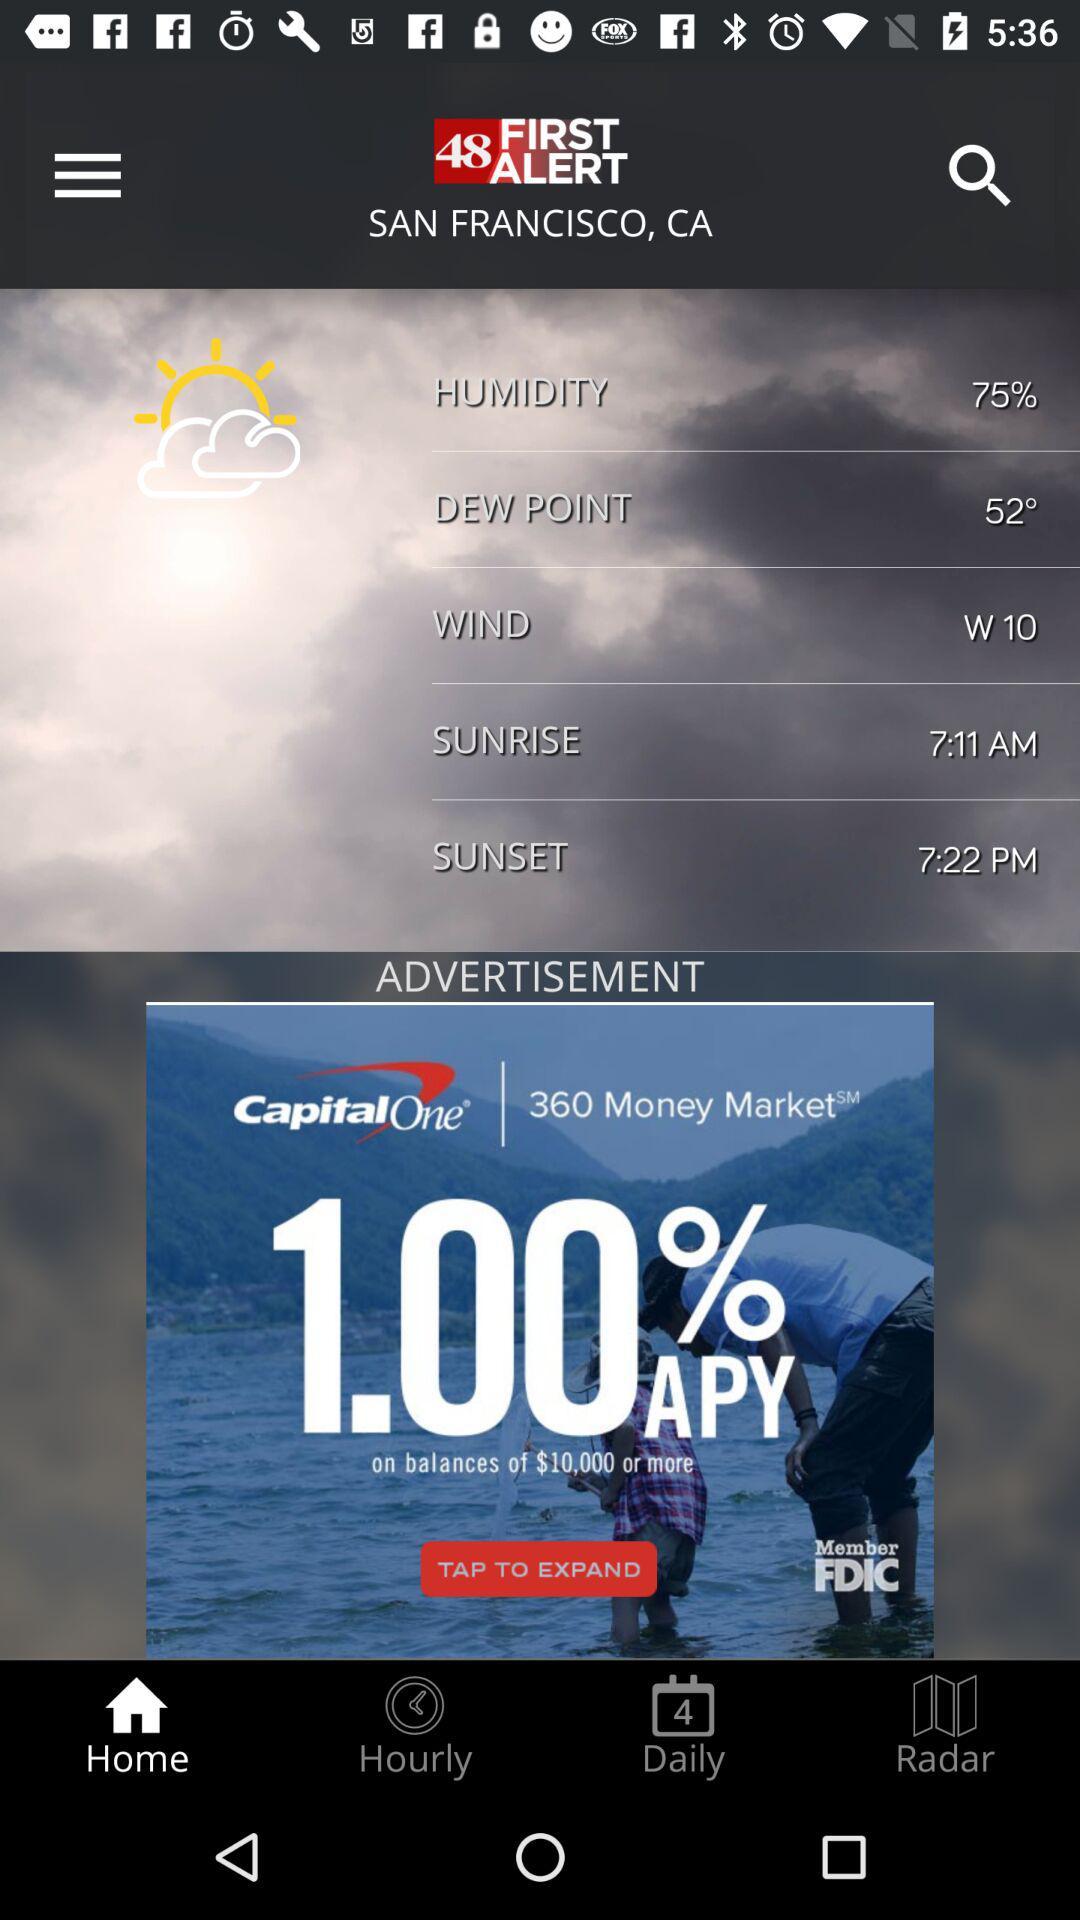 This screenshot has width=1080, height=1920. What do you see at coordinates (682, 1726) in the screenshot?
I see `icon next to radar item` at bounding box center [682, 1726].